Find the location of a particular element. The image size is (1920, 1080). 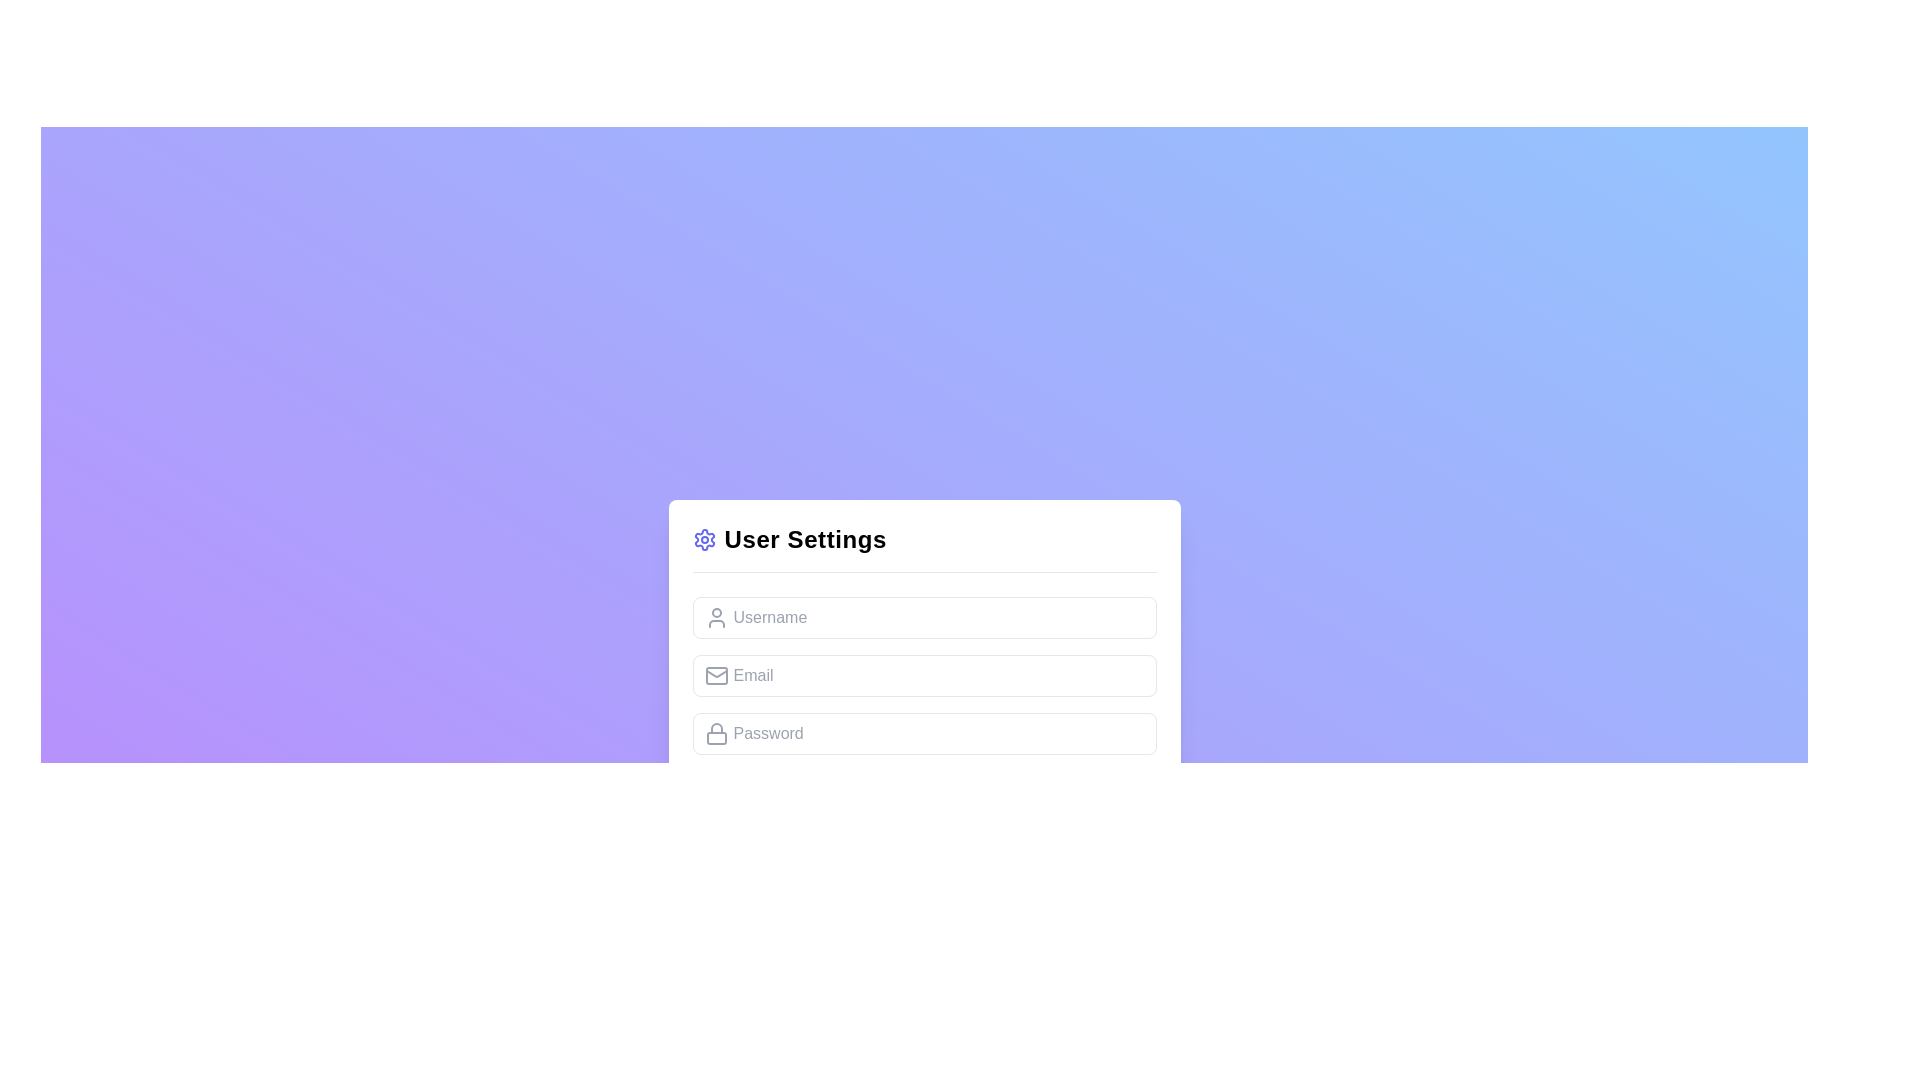

the email icon located to the left of the input field labeled 'Email' in the user data entry form is located at coordinates (716, 675).